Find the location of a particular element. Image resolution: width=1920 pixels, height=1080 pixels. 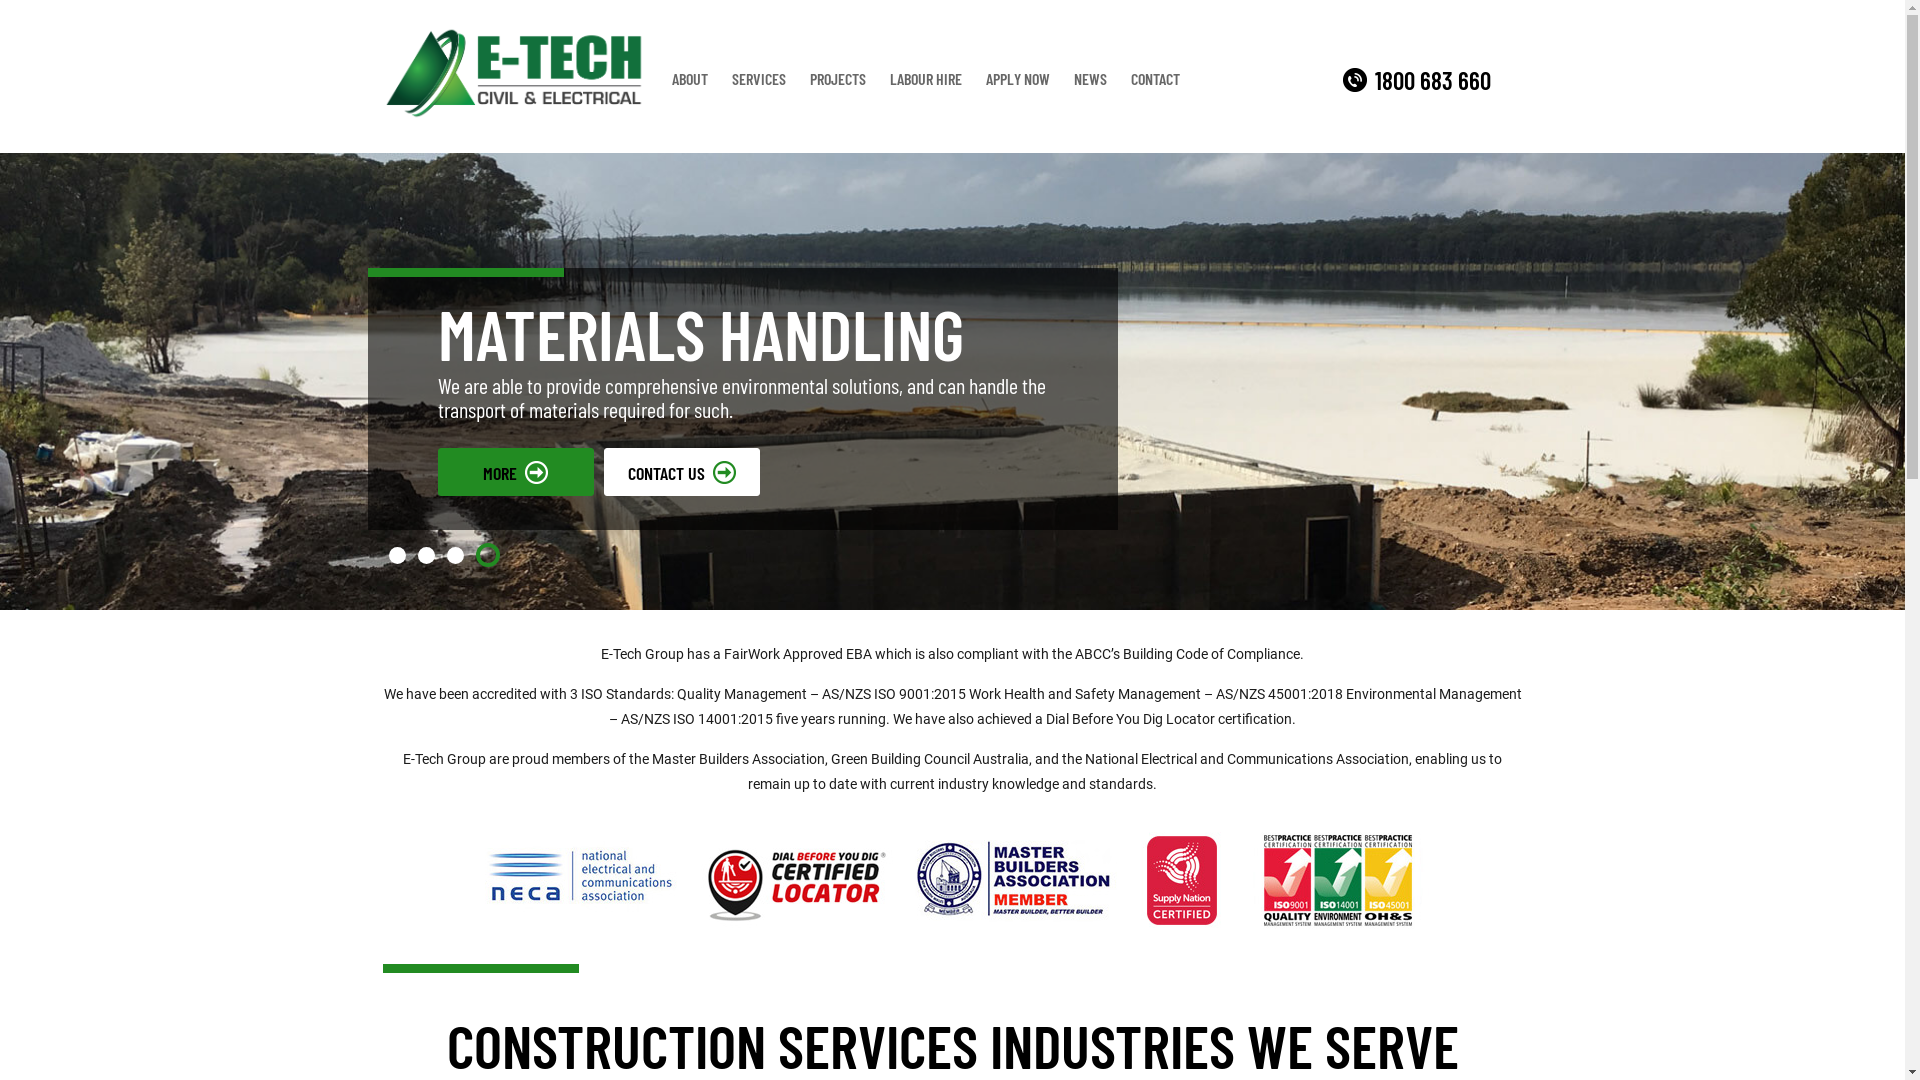

'ABOUT' is located at coordinates (660, 77).